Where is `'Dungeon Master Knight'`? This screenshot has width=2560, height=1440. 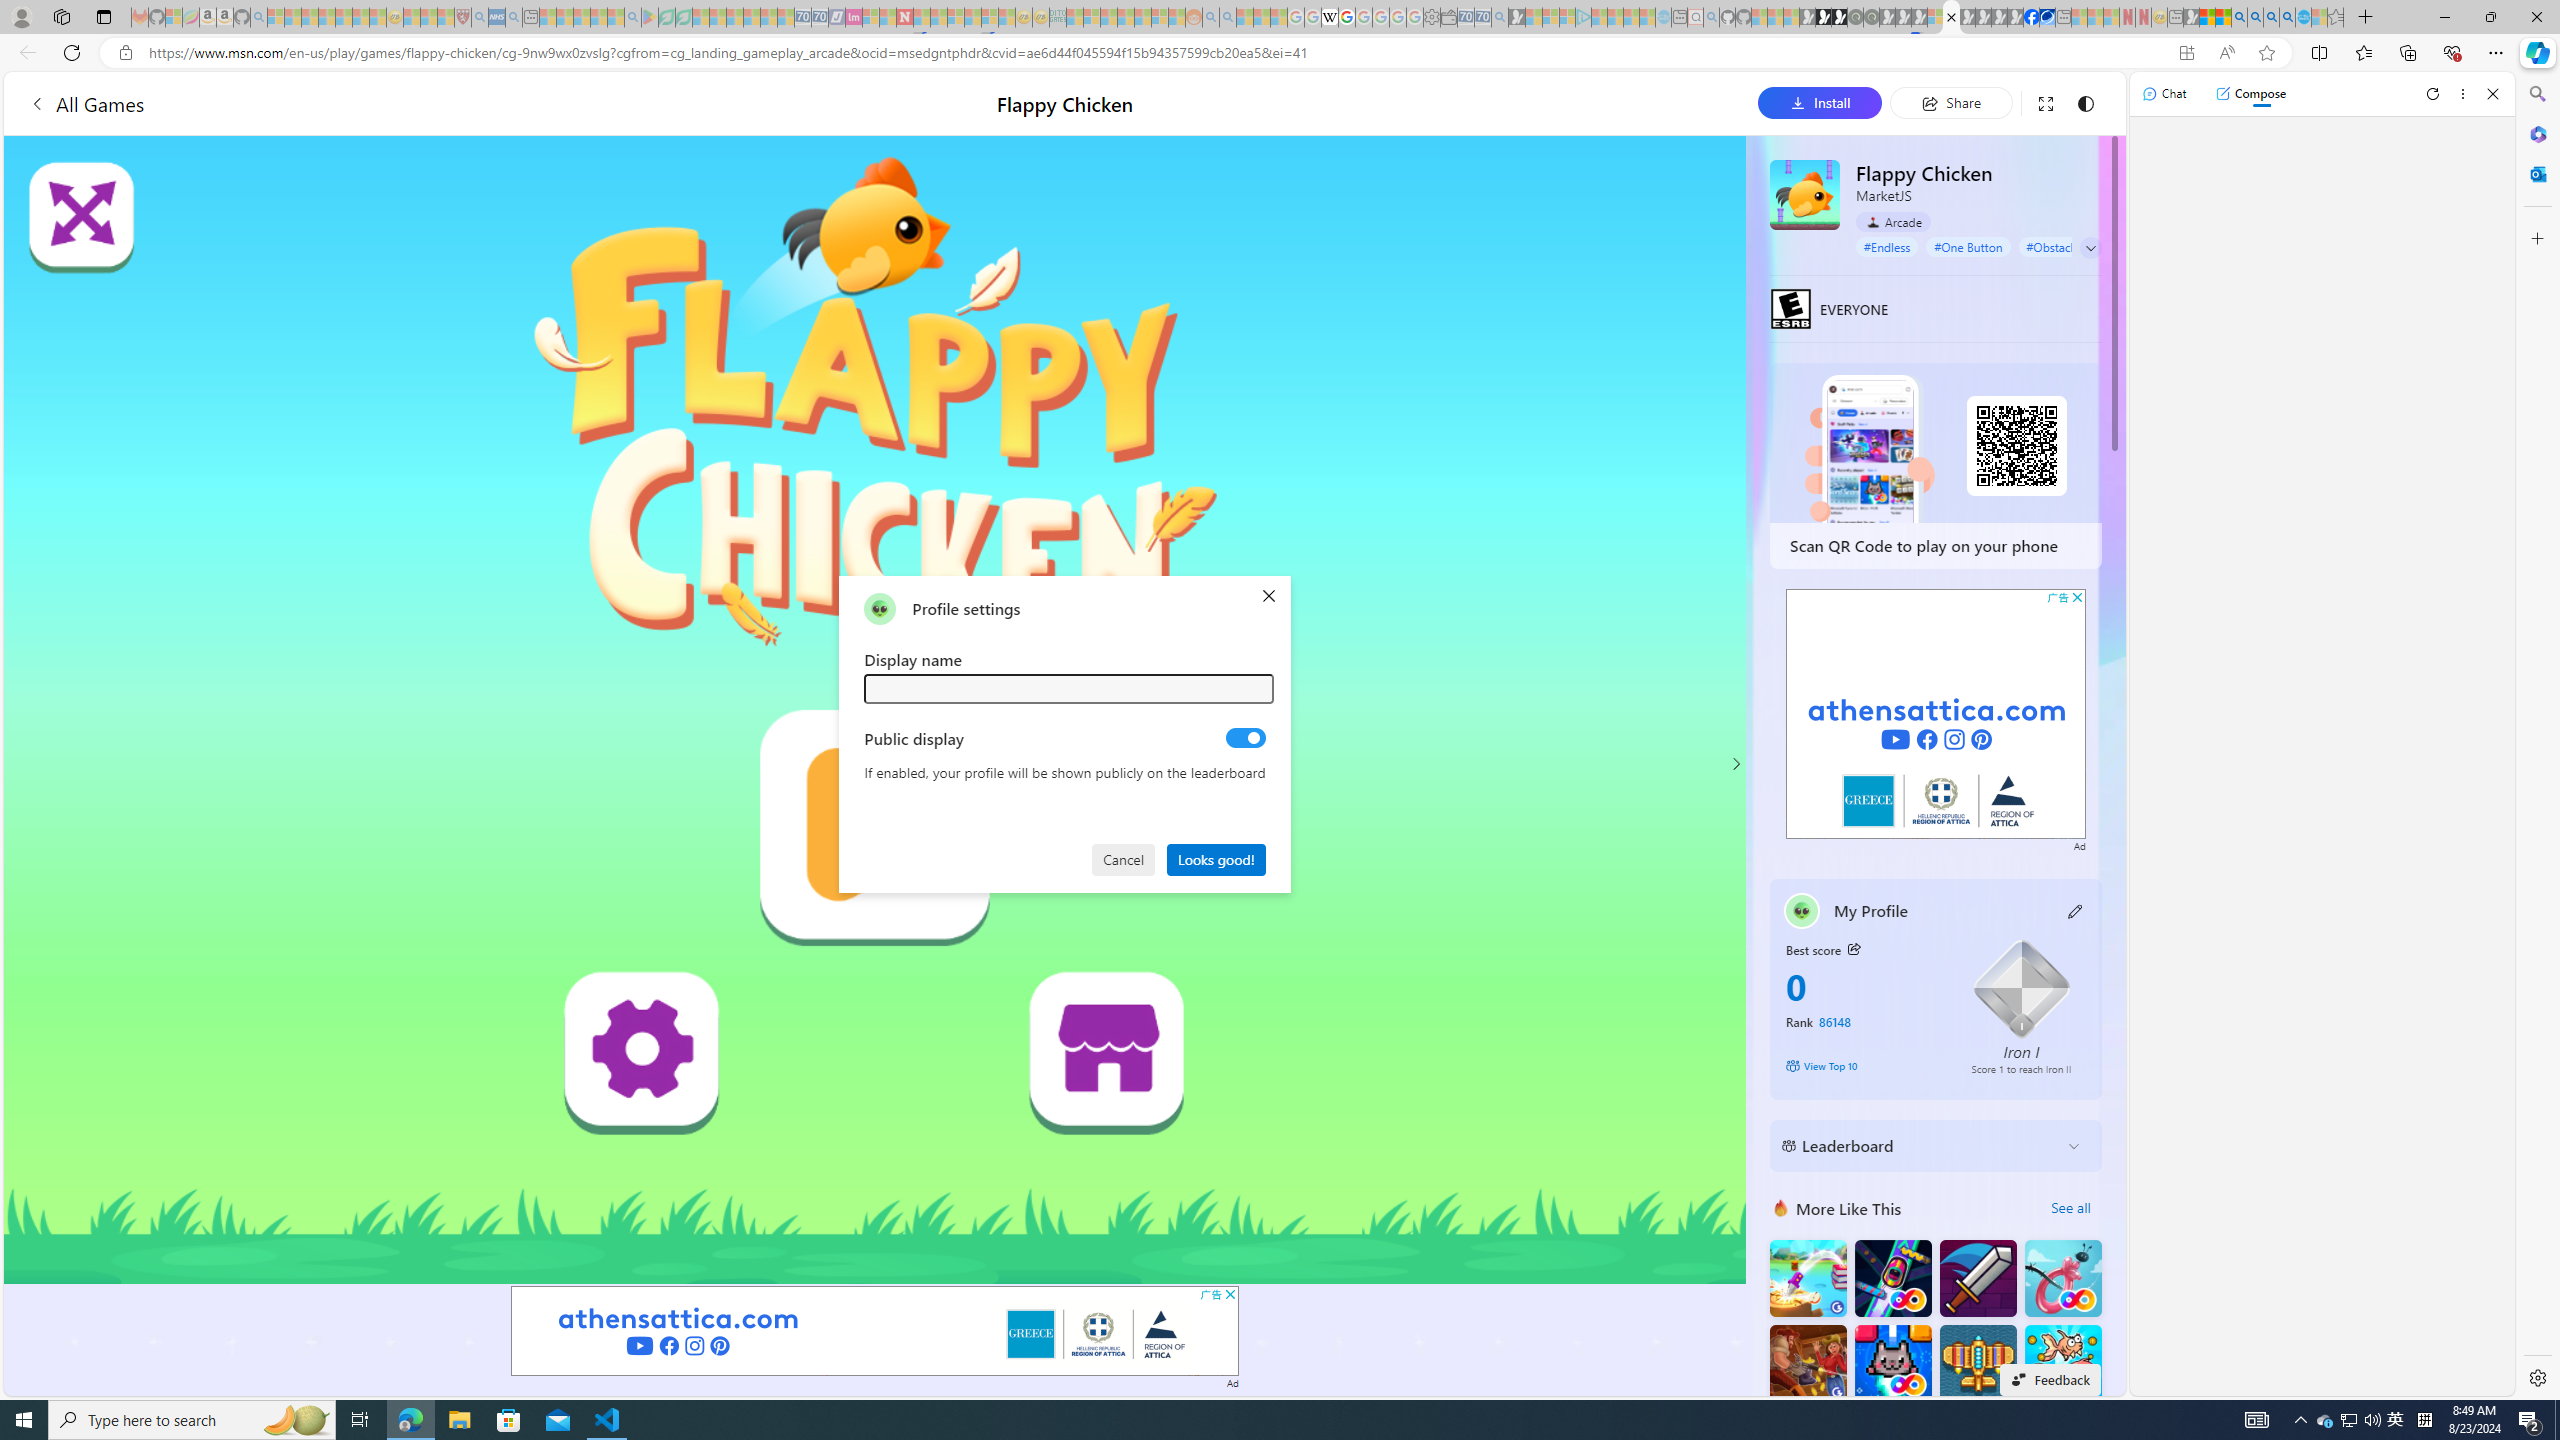 'Dungeon Master Knight' is located at coordinates (1977, 1278).